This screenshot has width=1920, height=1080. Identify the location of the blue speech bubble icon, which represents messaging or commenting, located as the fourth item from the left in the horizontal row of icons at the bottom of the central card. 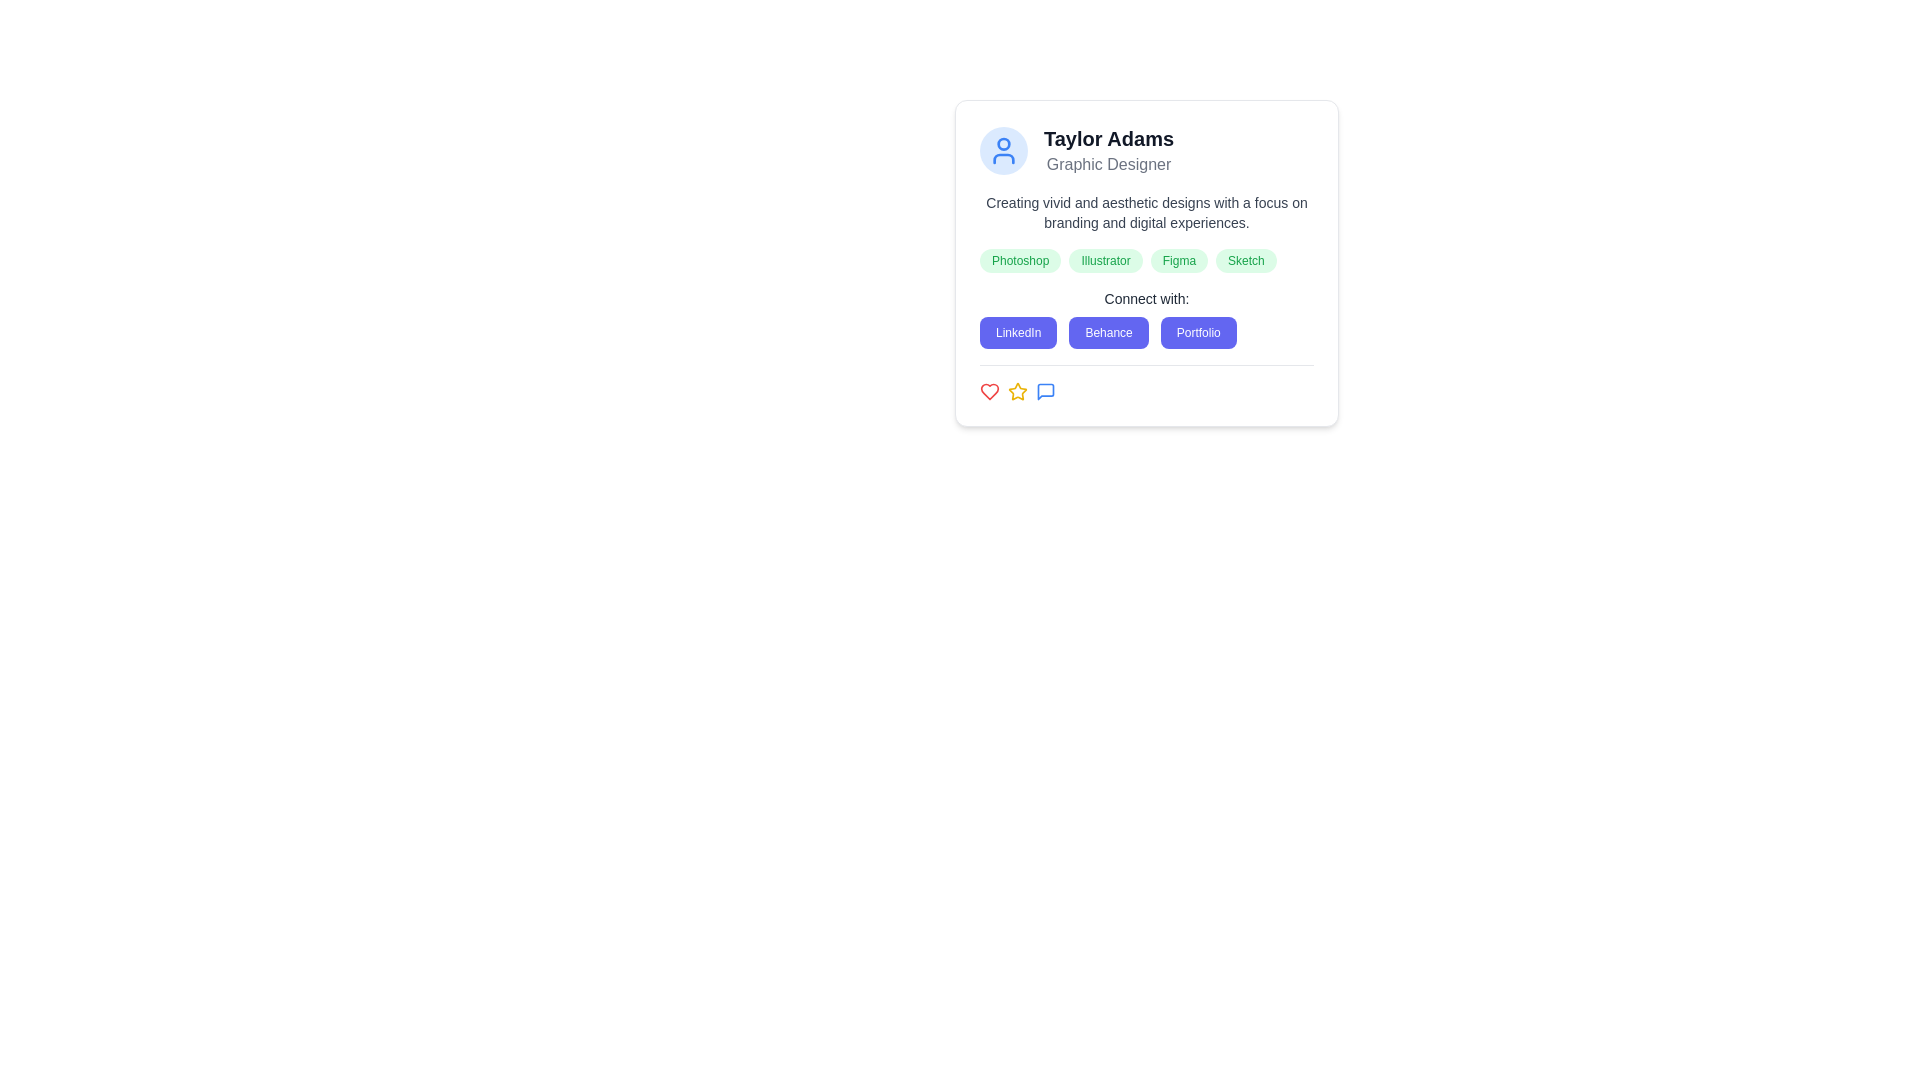
(1045, 392).